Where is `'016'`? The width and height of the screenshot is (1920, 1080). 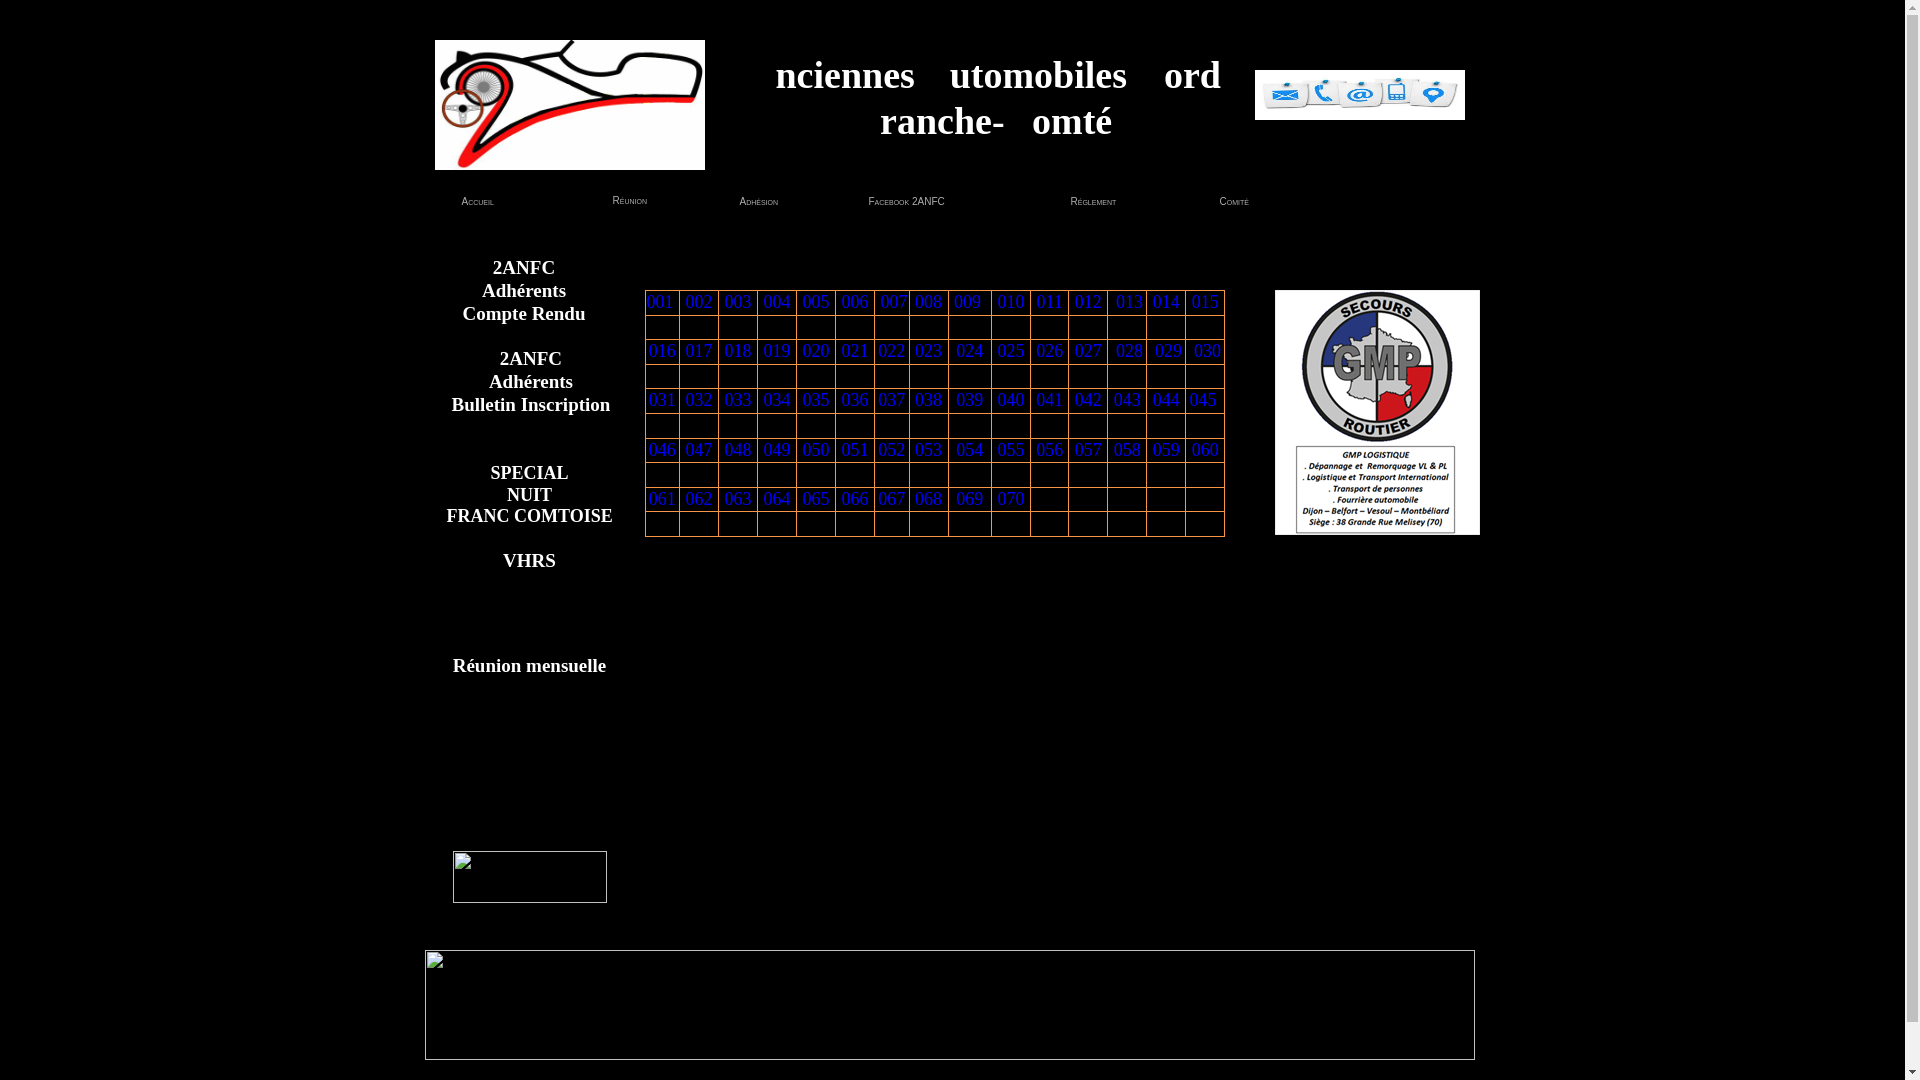
'016' is located at coordinates (648, 350).